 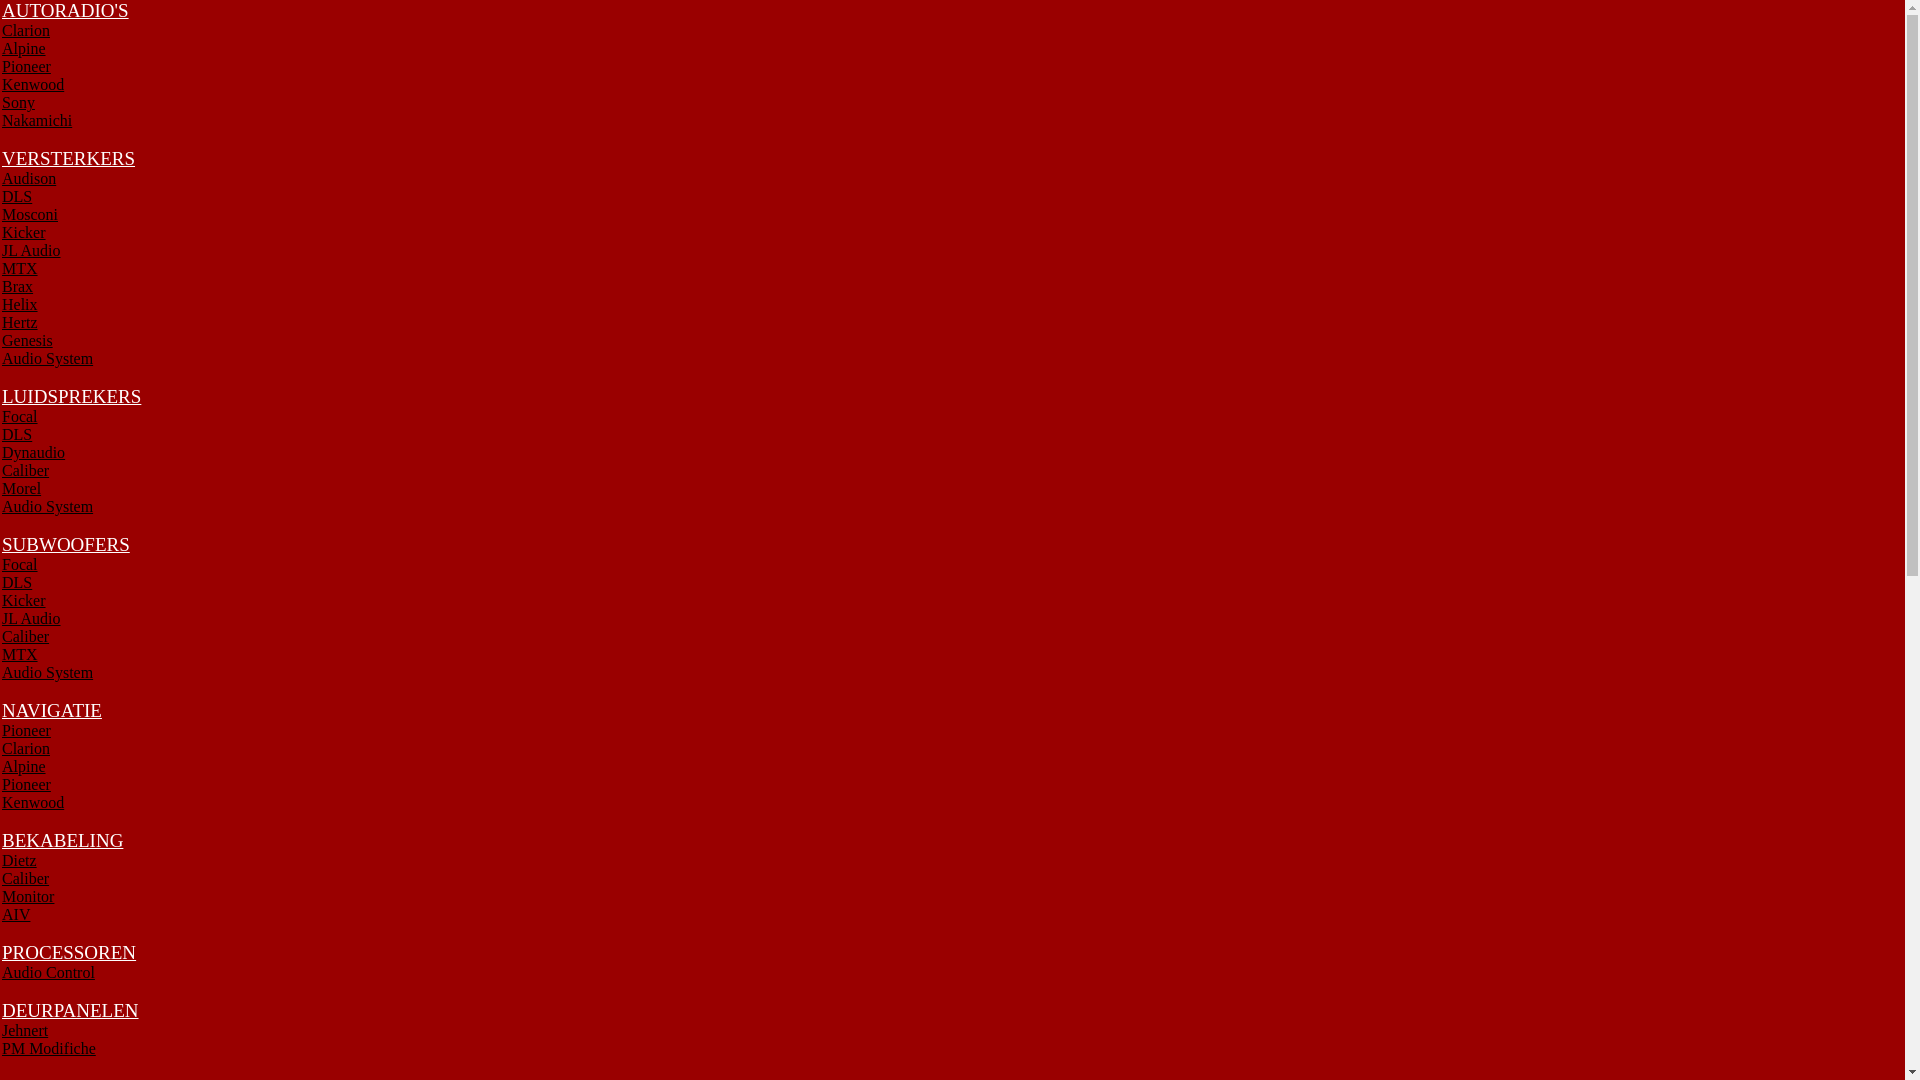 What do you see at coordinates (24, 599) in the screenshot?
I see `'Kicker'` at bounding box center [24, 599].